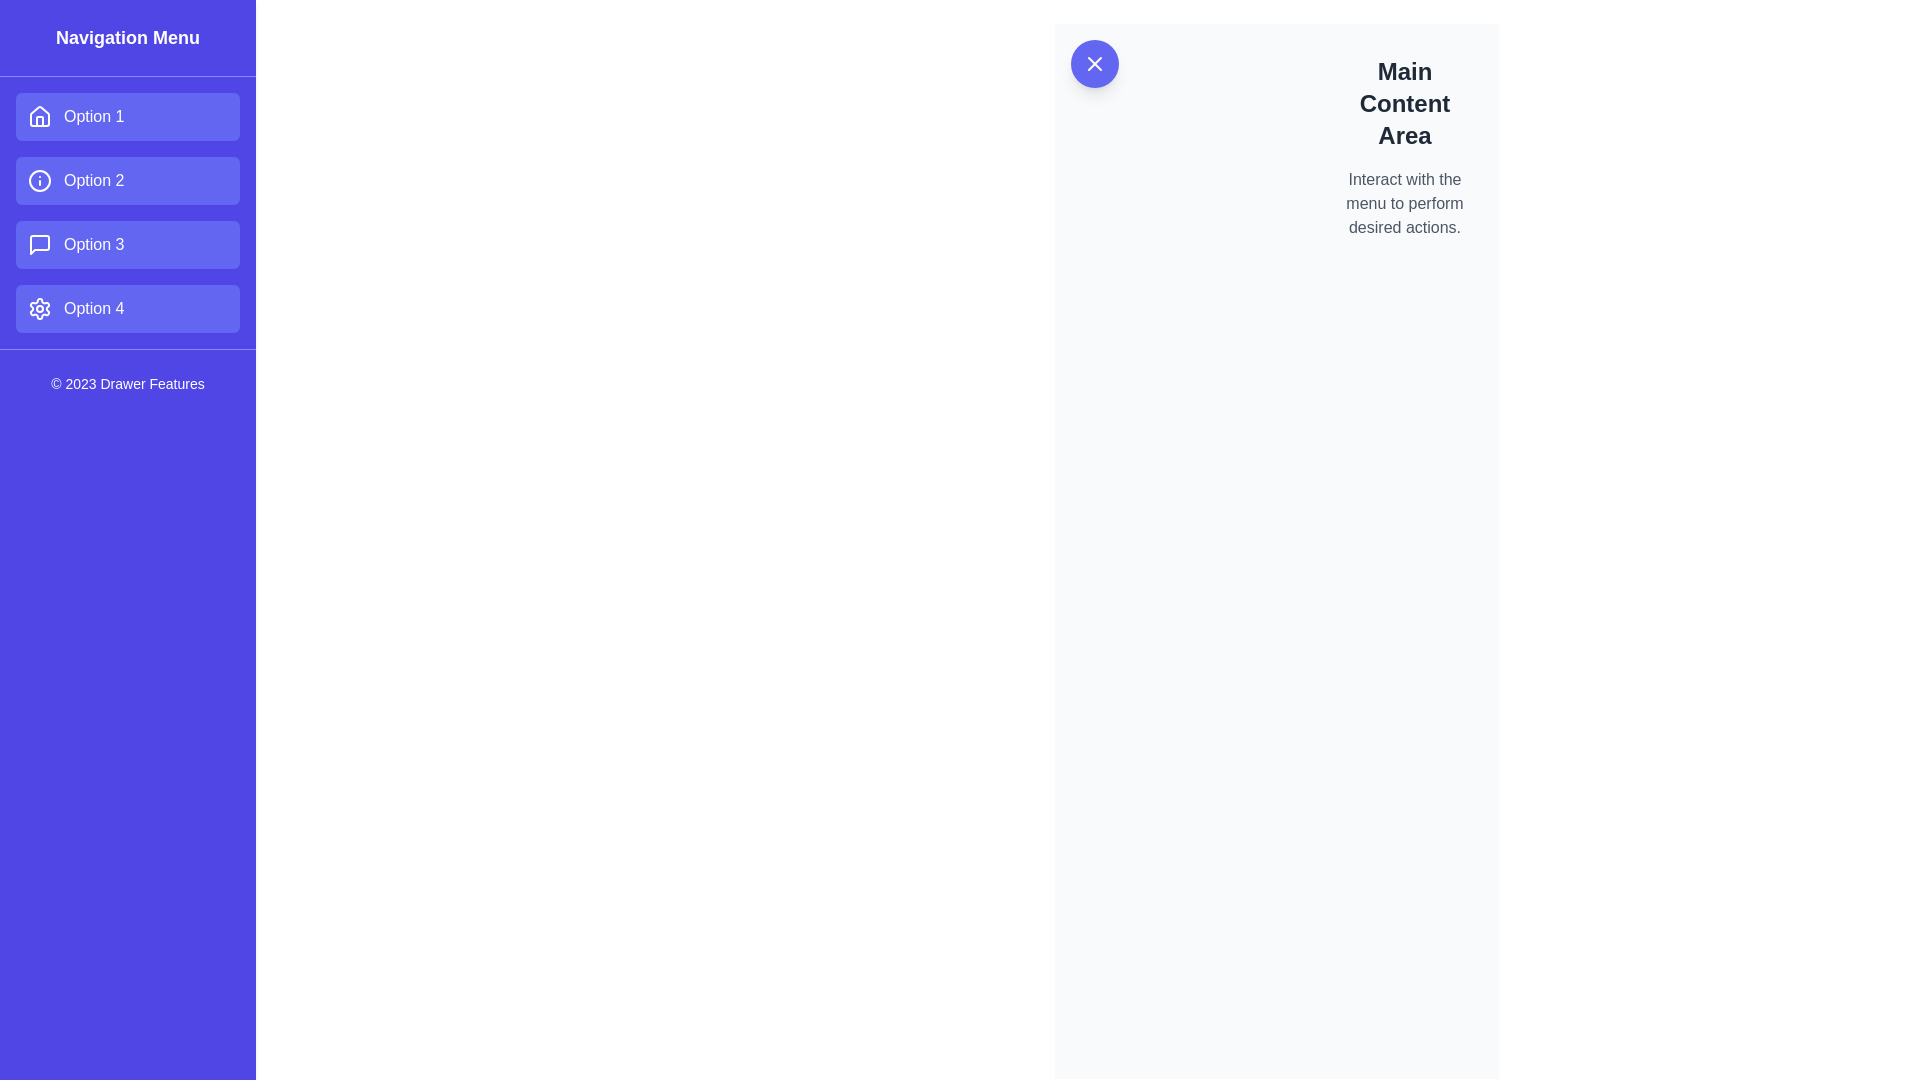 This screenshot has width=1920, height=1080. Describe the element at coordinates (127, 244) in the screenshot. I see `the rectangular button labeled 'Option 3' with a purple background and rounded corners, located in the vertical navigation menu between 'Option 2' and 'Option 4'` at that location.